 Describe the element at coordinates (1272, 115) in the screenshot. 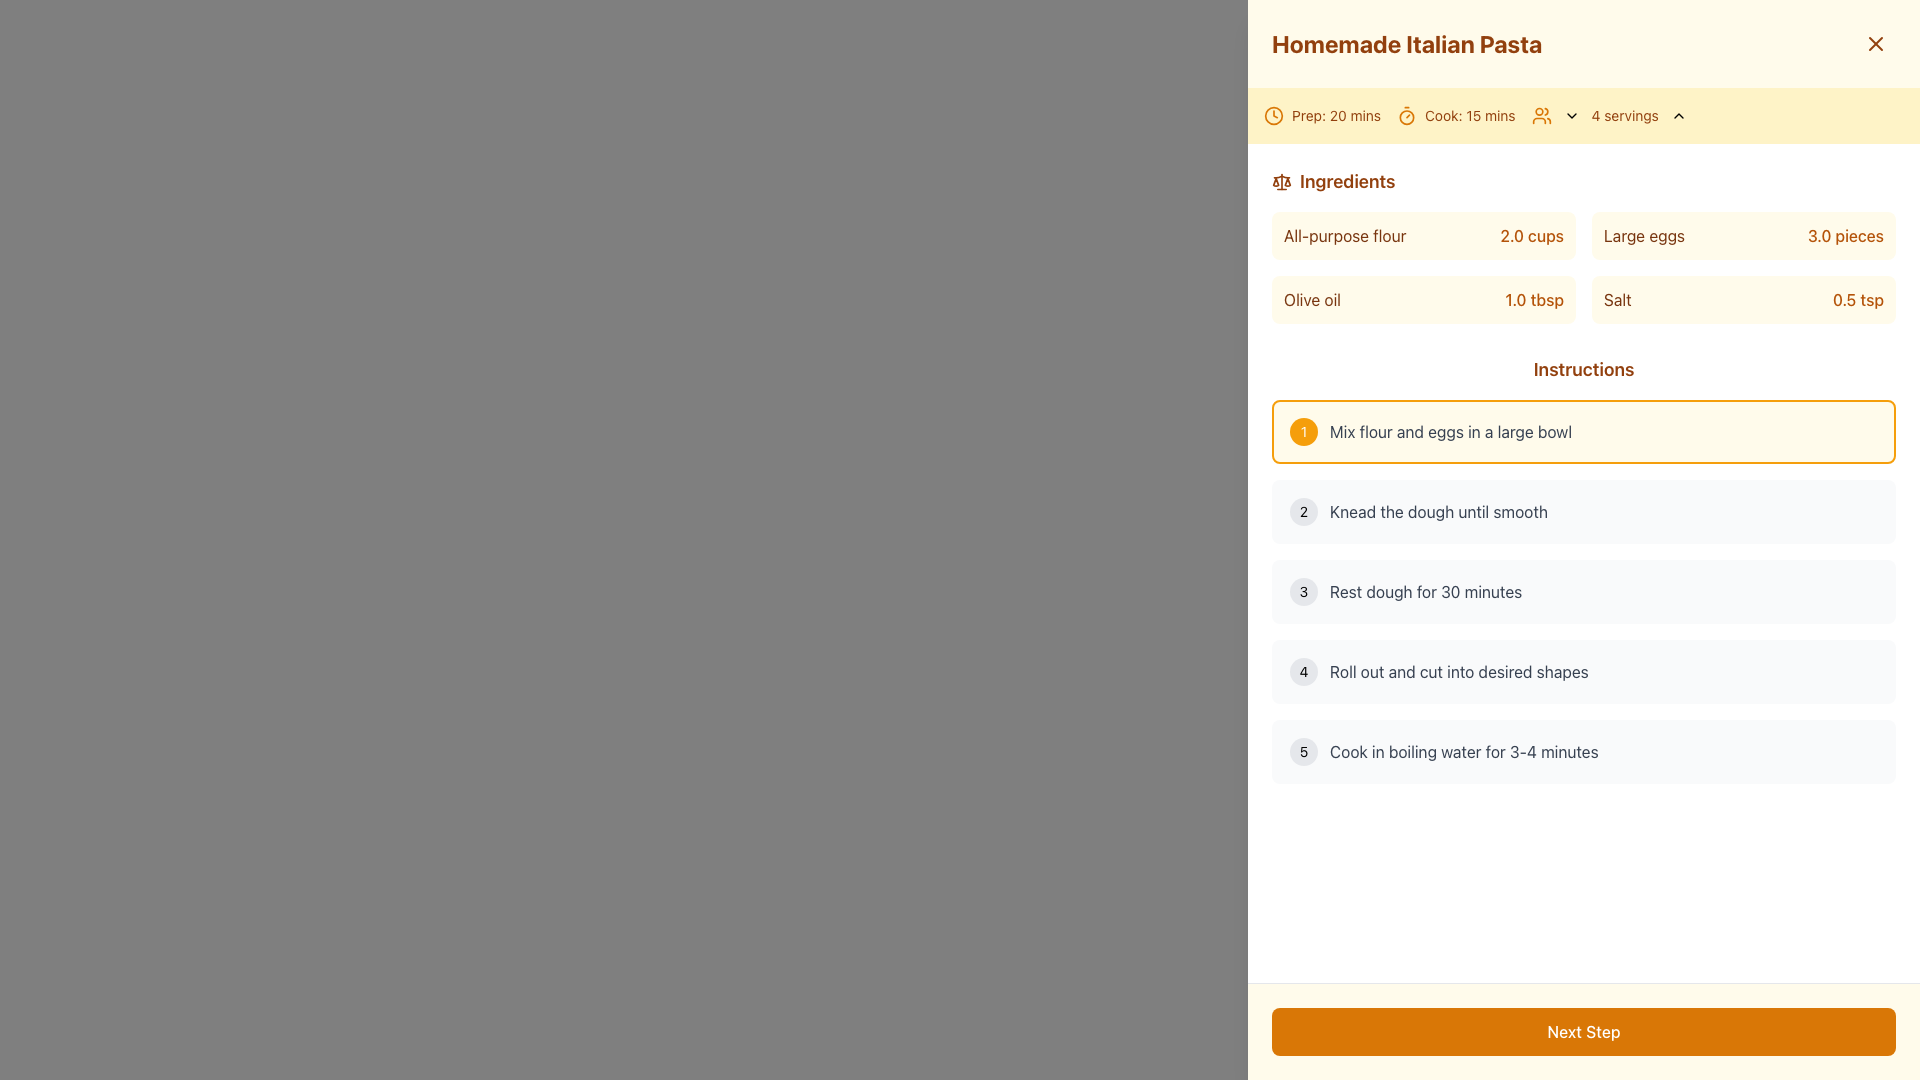

I see `the Circle element within the SVG graphic that represents the outer boundary of the clock icon, located in the 'Prep time' section` at that location.